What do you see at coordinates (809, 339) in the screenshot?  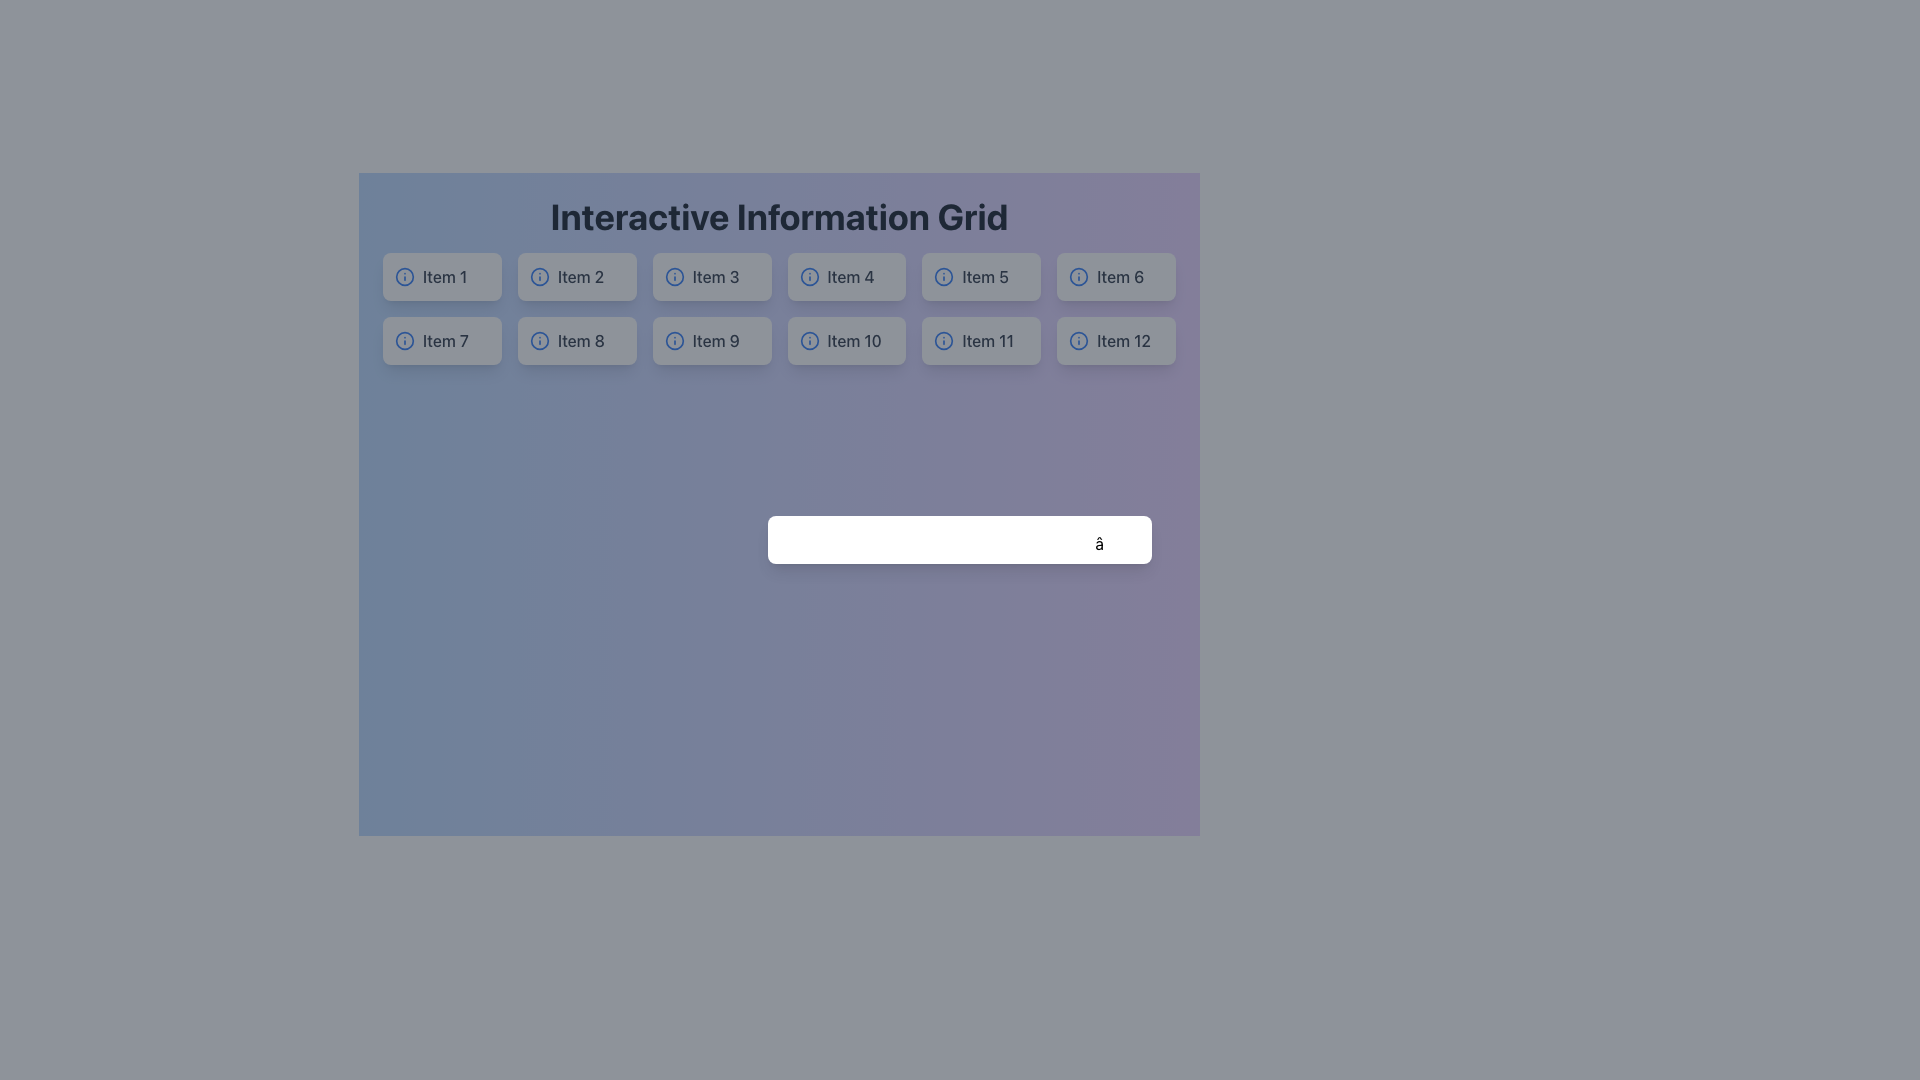 I see `the blue filled circular component of the information icon within the 'Item 10' button, located at the center of the icon` at bounding box center [809, 339].